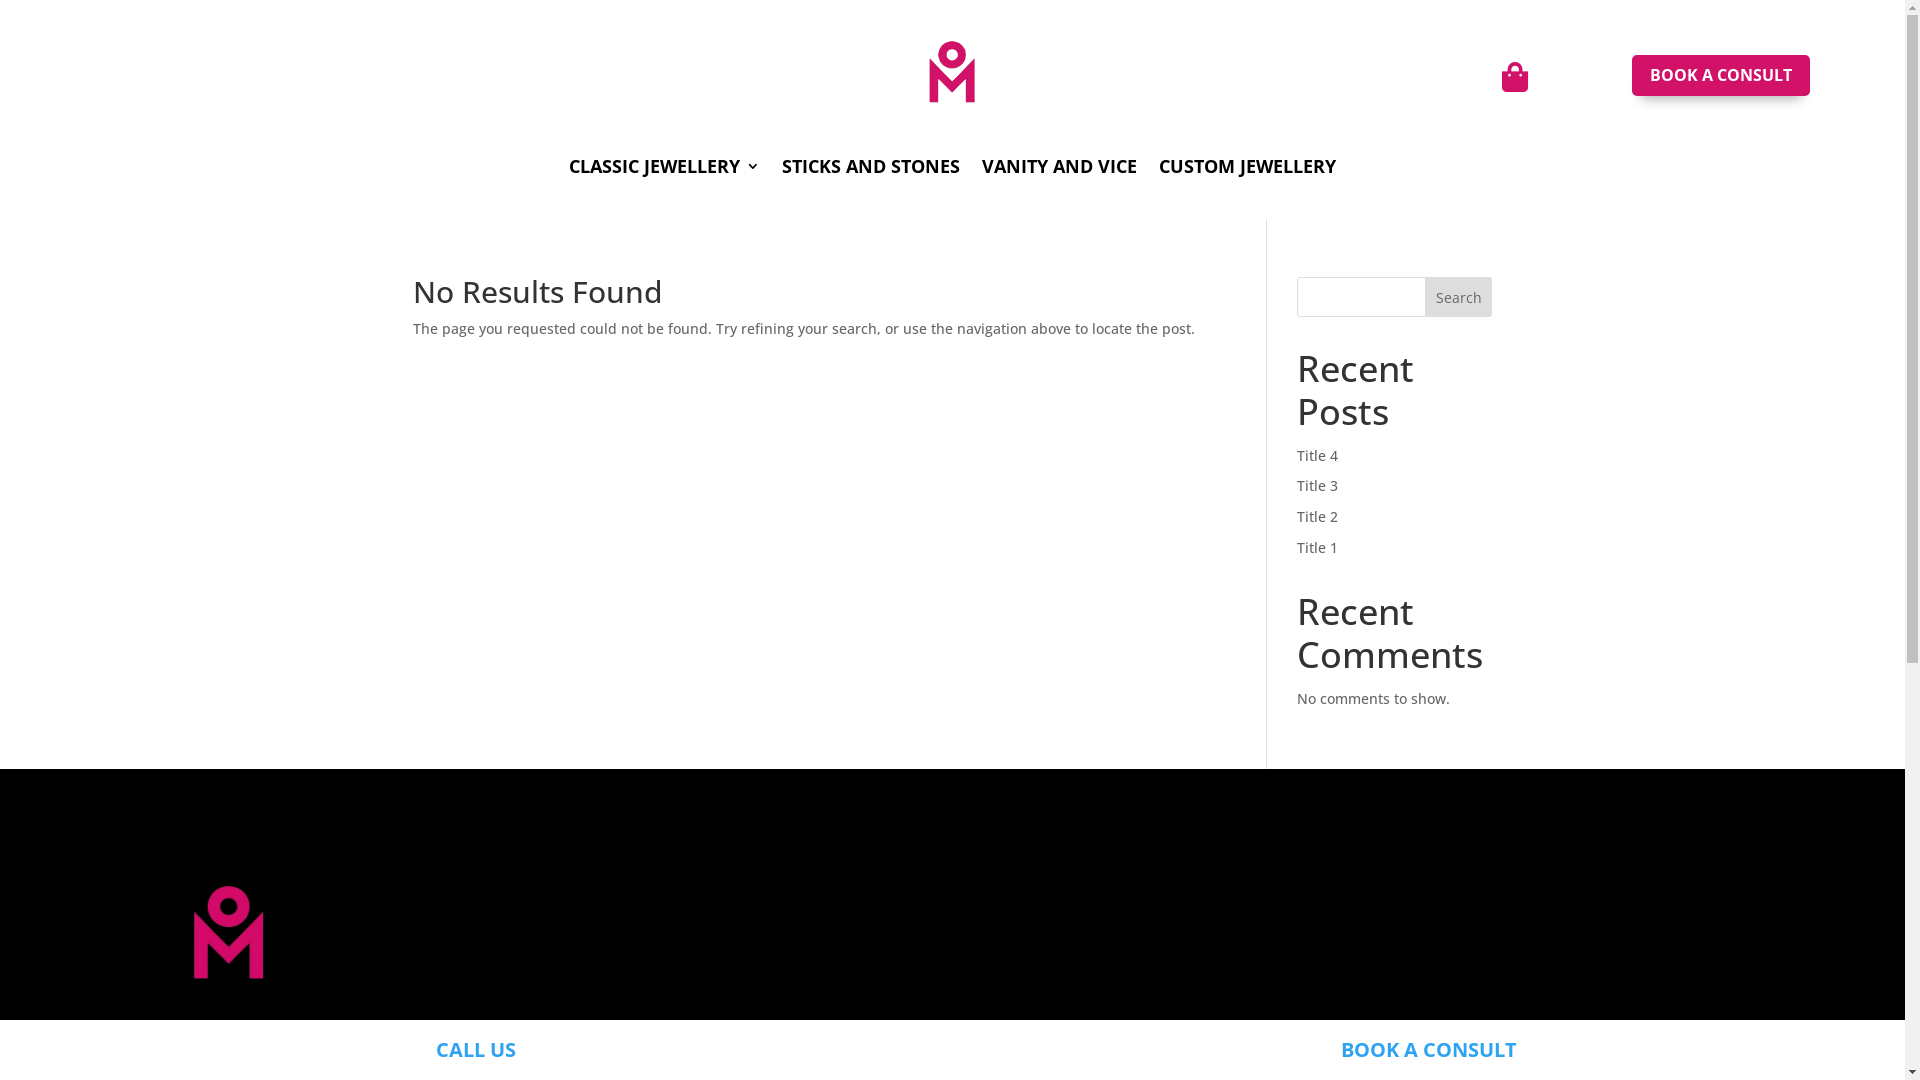 Image resolution: width=1920 pixels, height=1080 pixels. Describe the element at coordinates (1427, 1048) in the screenshot. I see `'BOOK A CONSULT'` at that location.